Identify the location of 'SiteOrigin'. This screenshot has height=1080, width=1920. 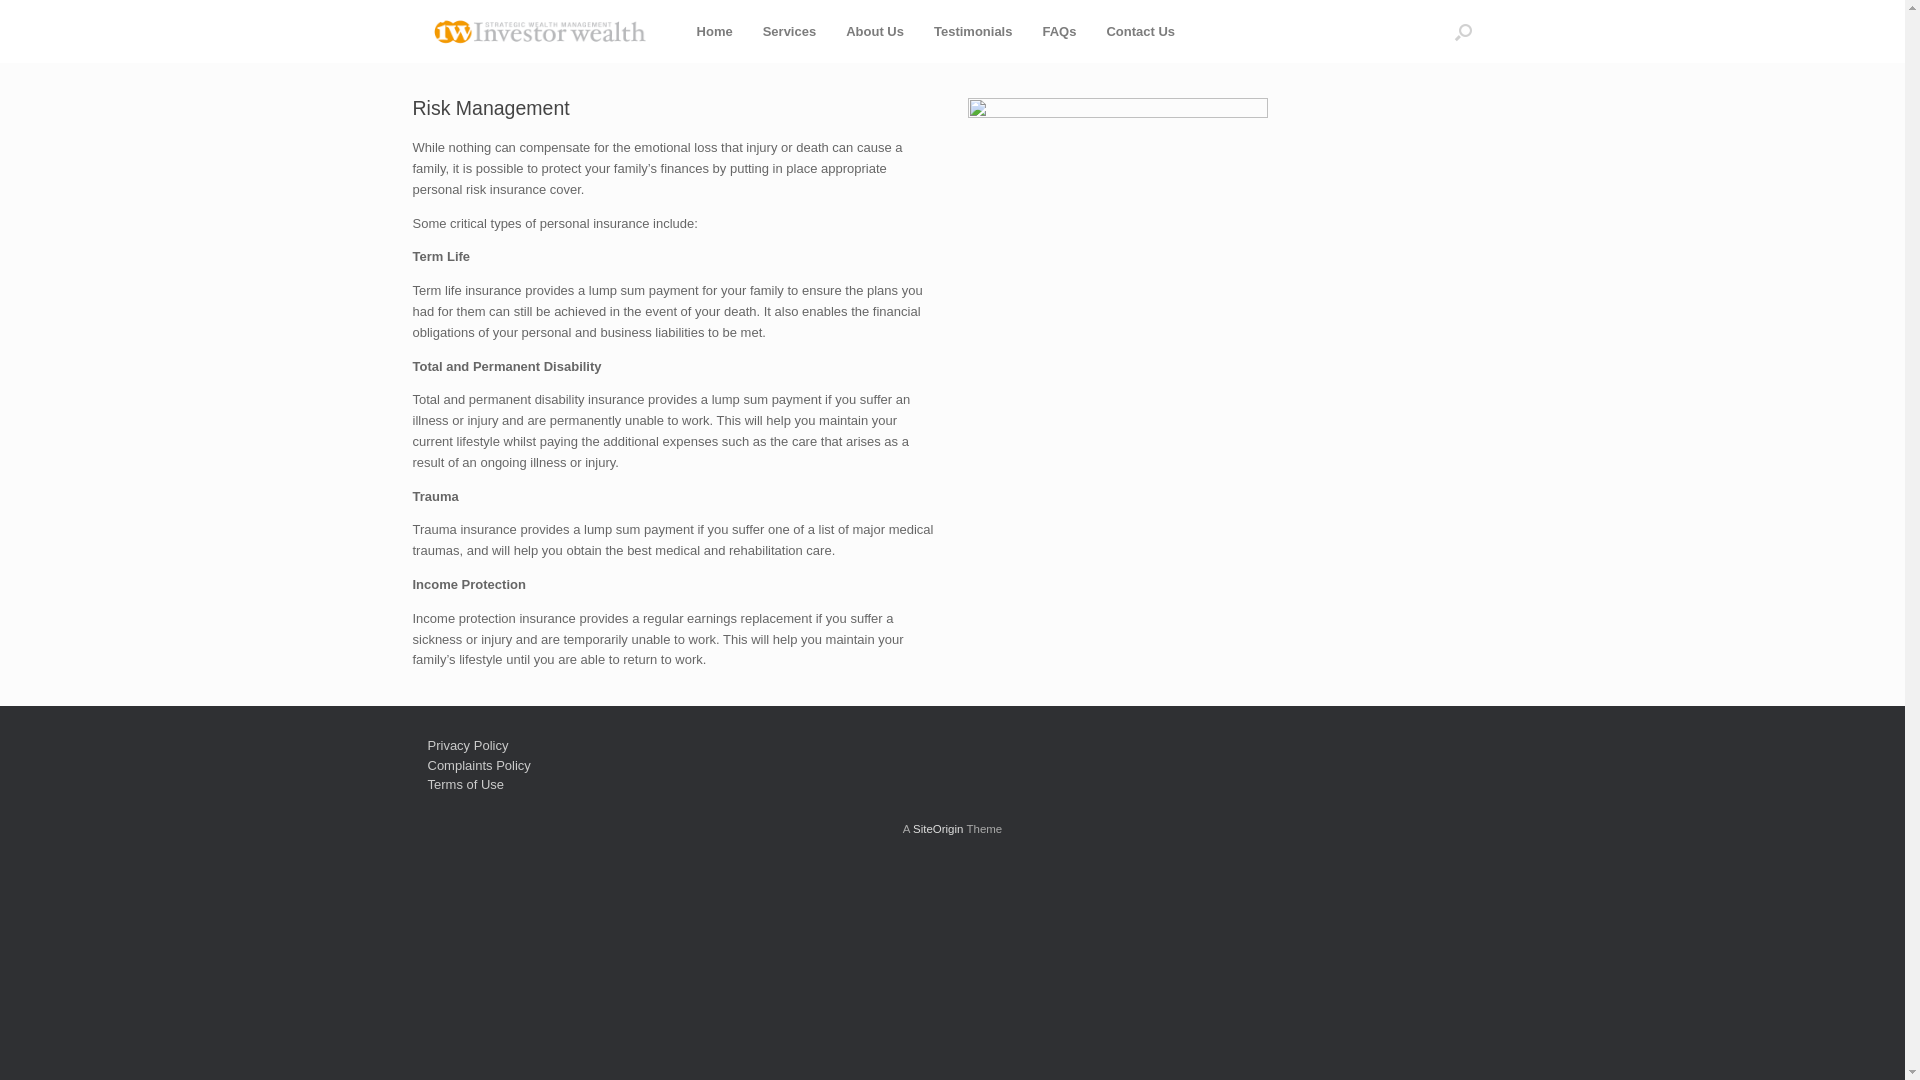
(937, 829).